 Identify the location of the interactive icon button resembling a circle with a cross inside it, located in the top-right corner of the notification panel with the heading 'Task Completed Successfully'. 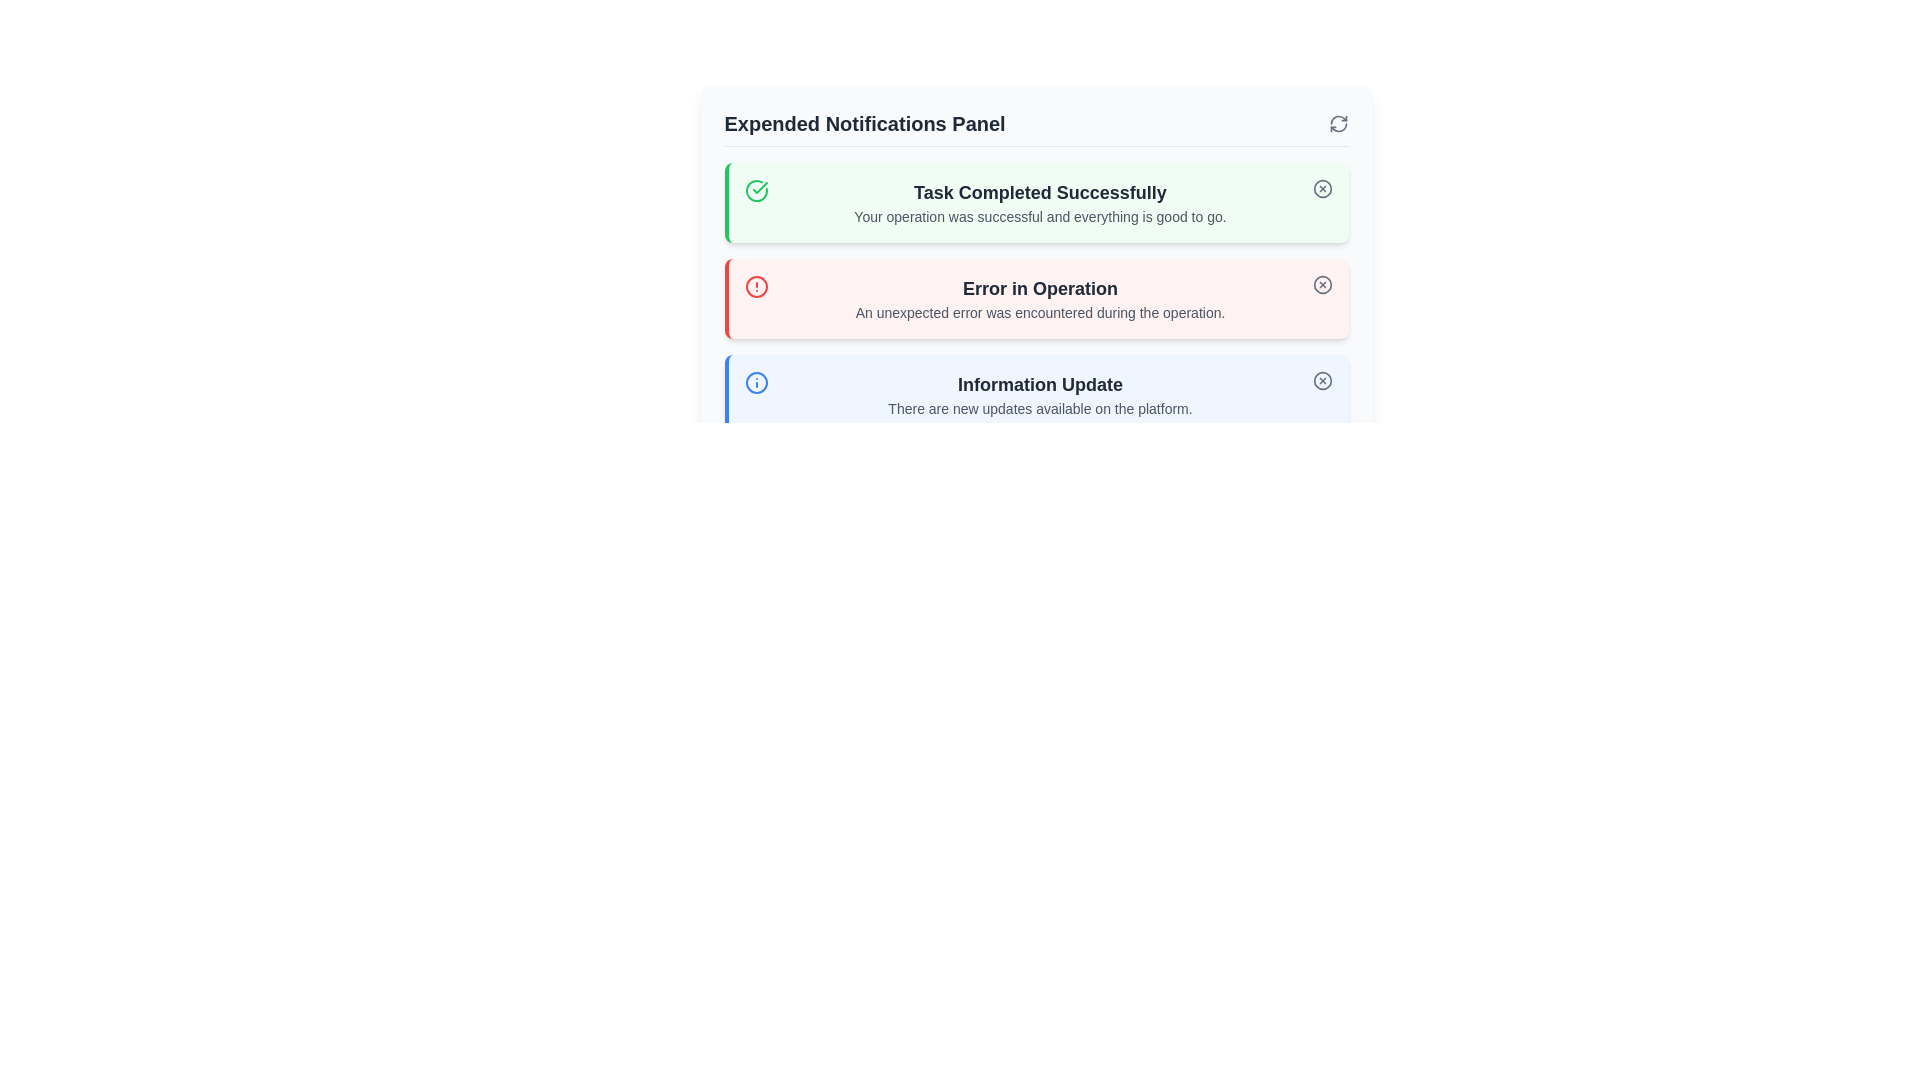
(1322, 189).